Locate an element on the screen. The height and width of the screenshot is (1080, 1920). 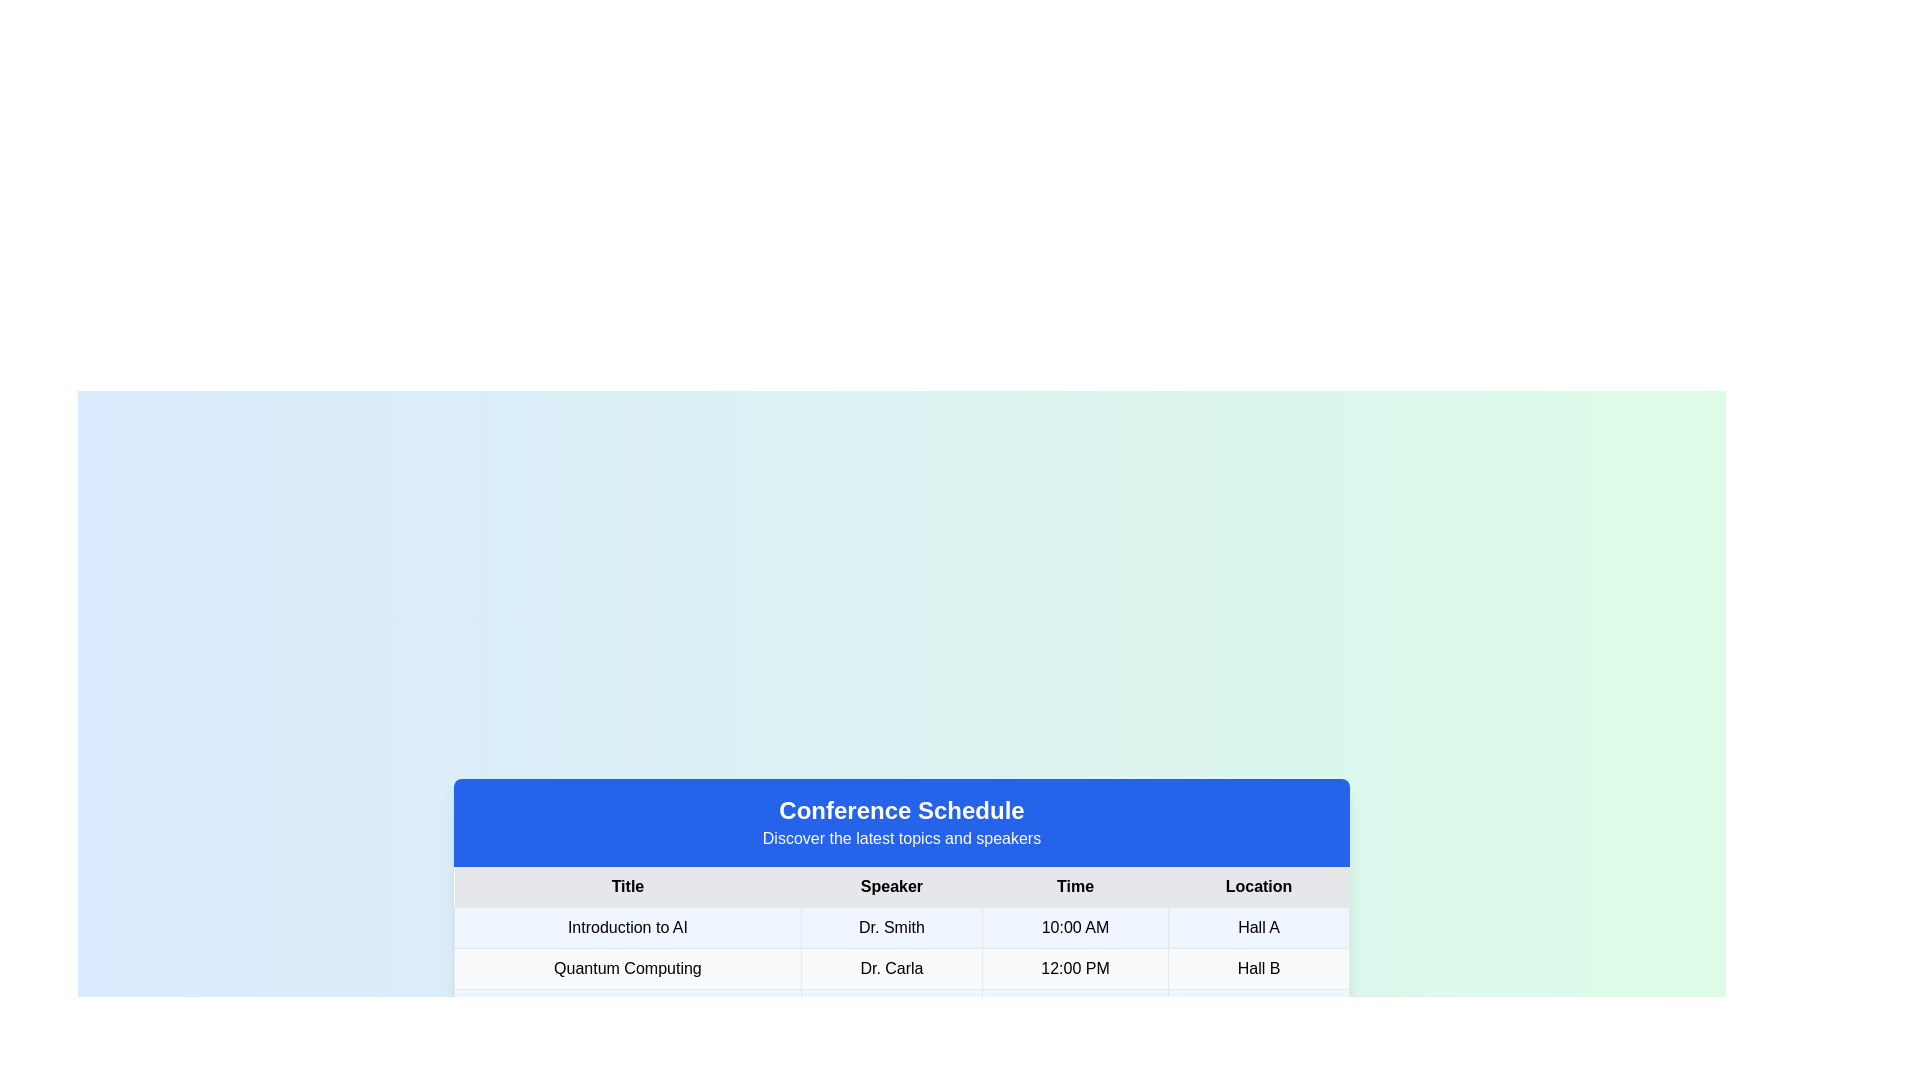
the text label displaying 'Dr. Carla' located in the second cell of the second row in the table for the 'Quantum Computing' session is located at coordinates (891, 967).